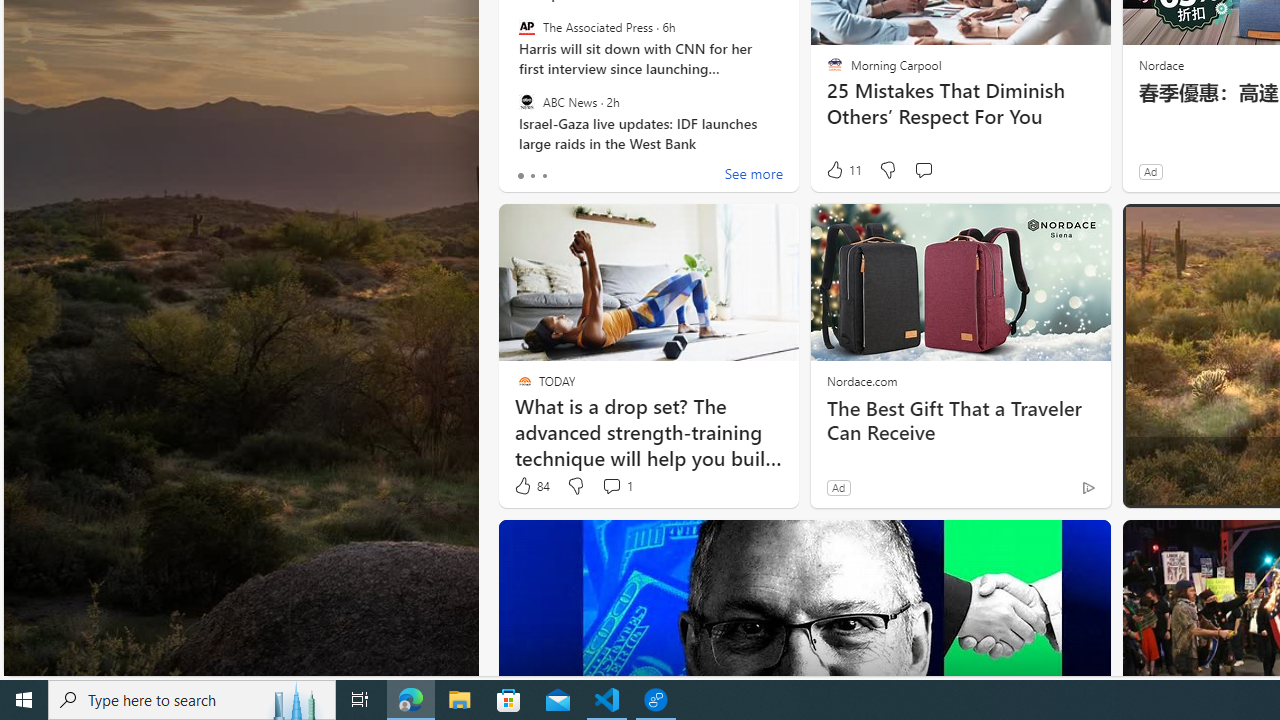  What do you see at coordinates (862, 380) in the screenshot?
I see `'Nordace.com'` at bounding box center [862, 380].